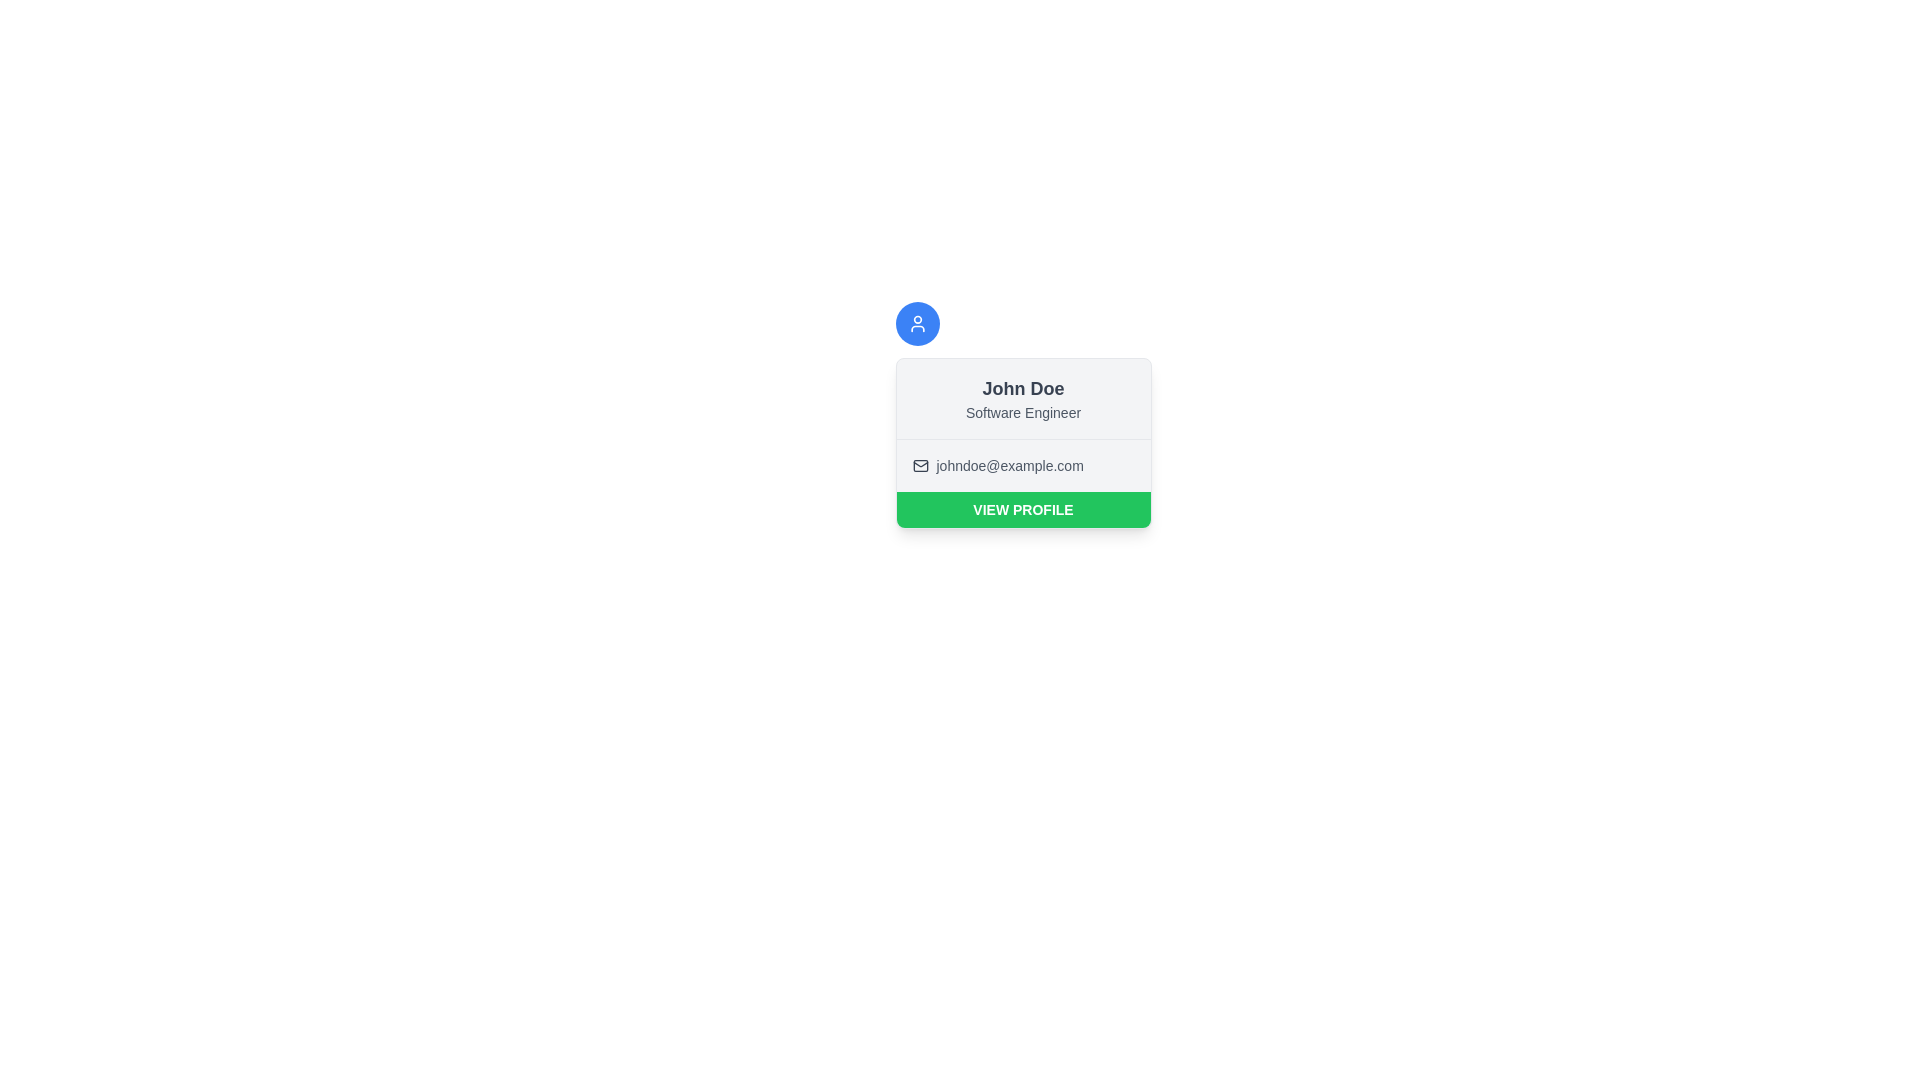 The height and width of the screenshot is (1080, 1920). Describe the element at coordinates (1023, 438) in the screenshot. I see `the thin horizontal separator line that visually separates the name and title from the email address within the card interface` at that location.